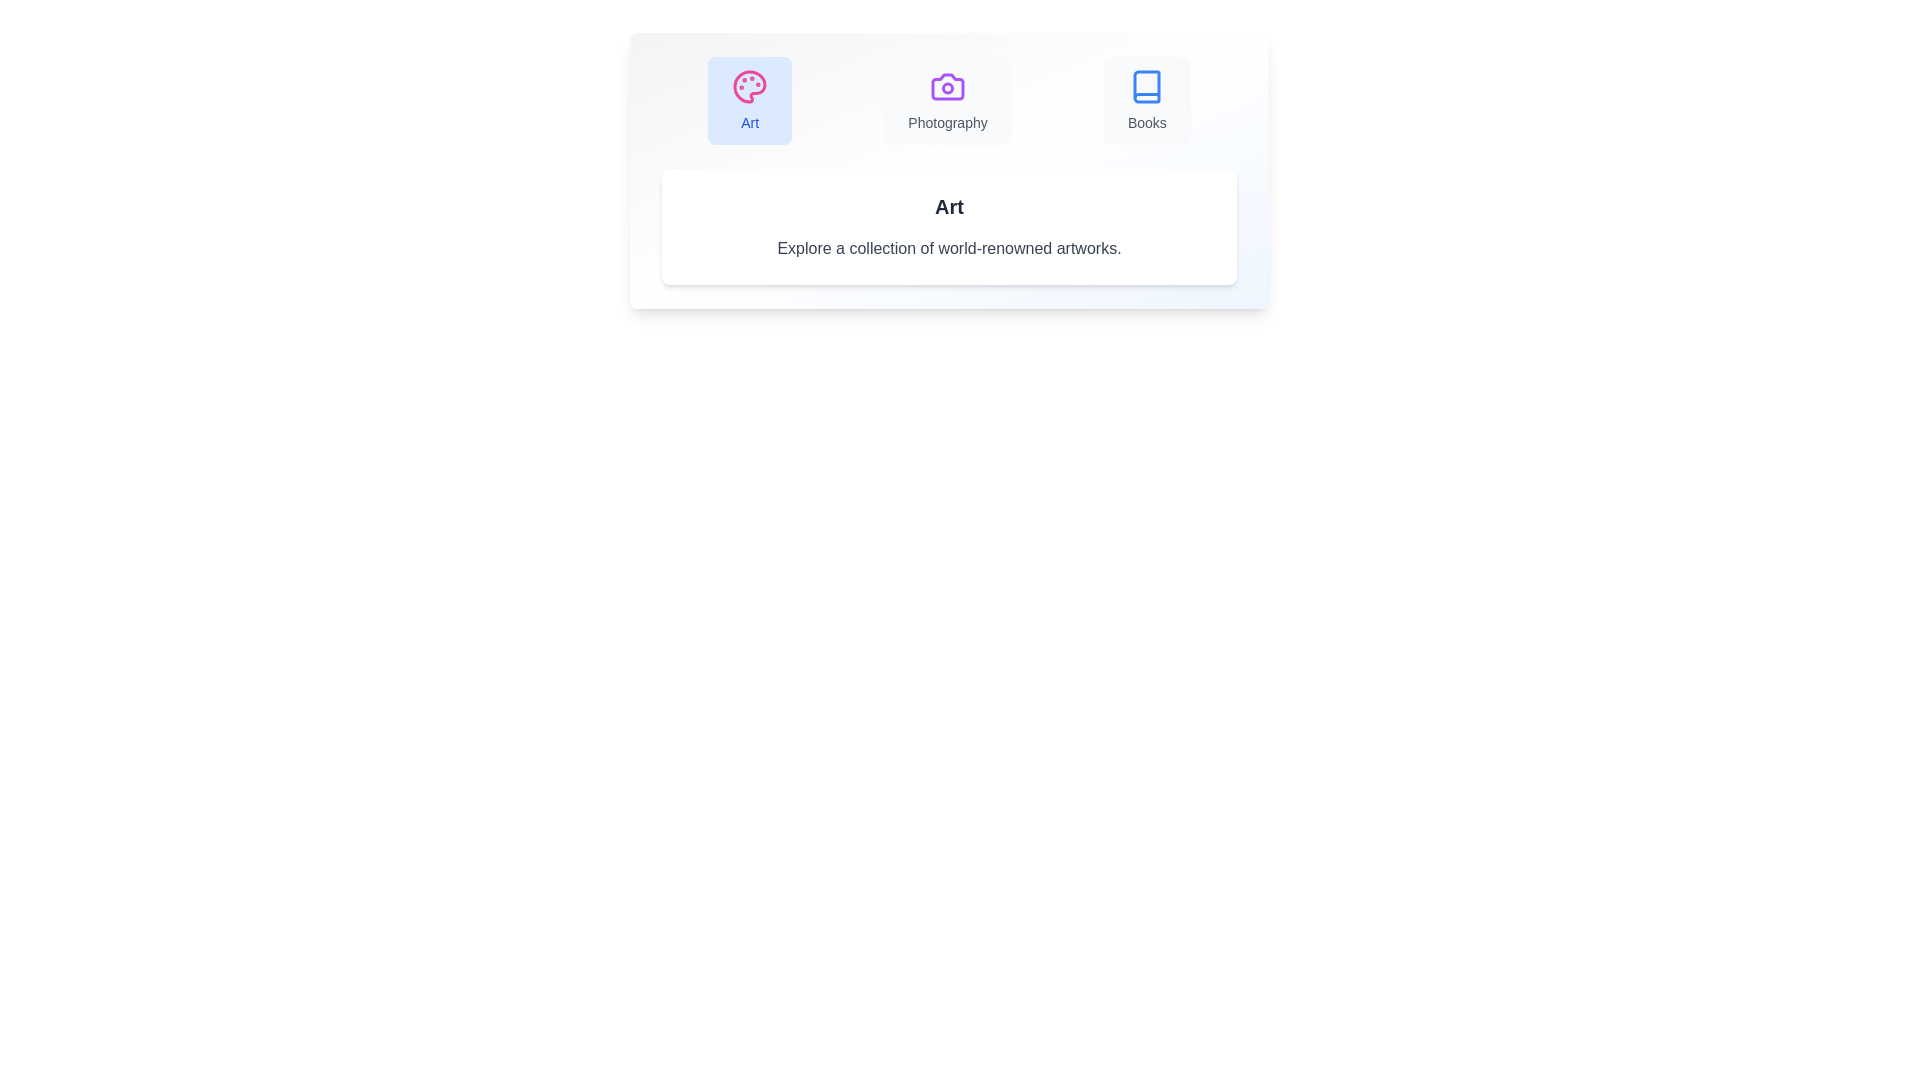 This screenshot has height=1080, width=1920. I want to click on the Photography tab by clicking on it, so click(947, 100).